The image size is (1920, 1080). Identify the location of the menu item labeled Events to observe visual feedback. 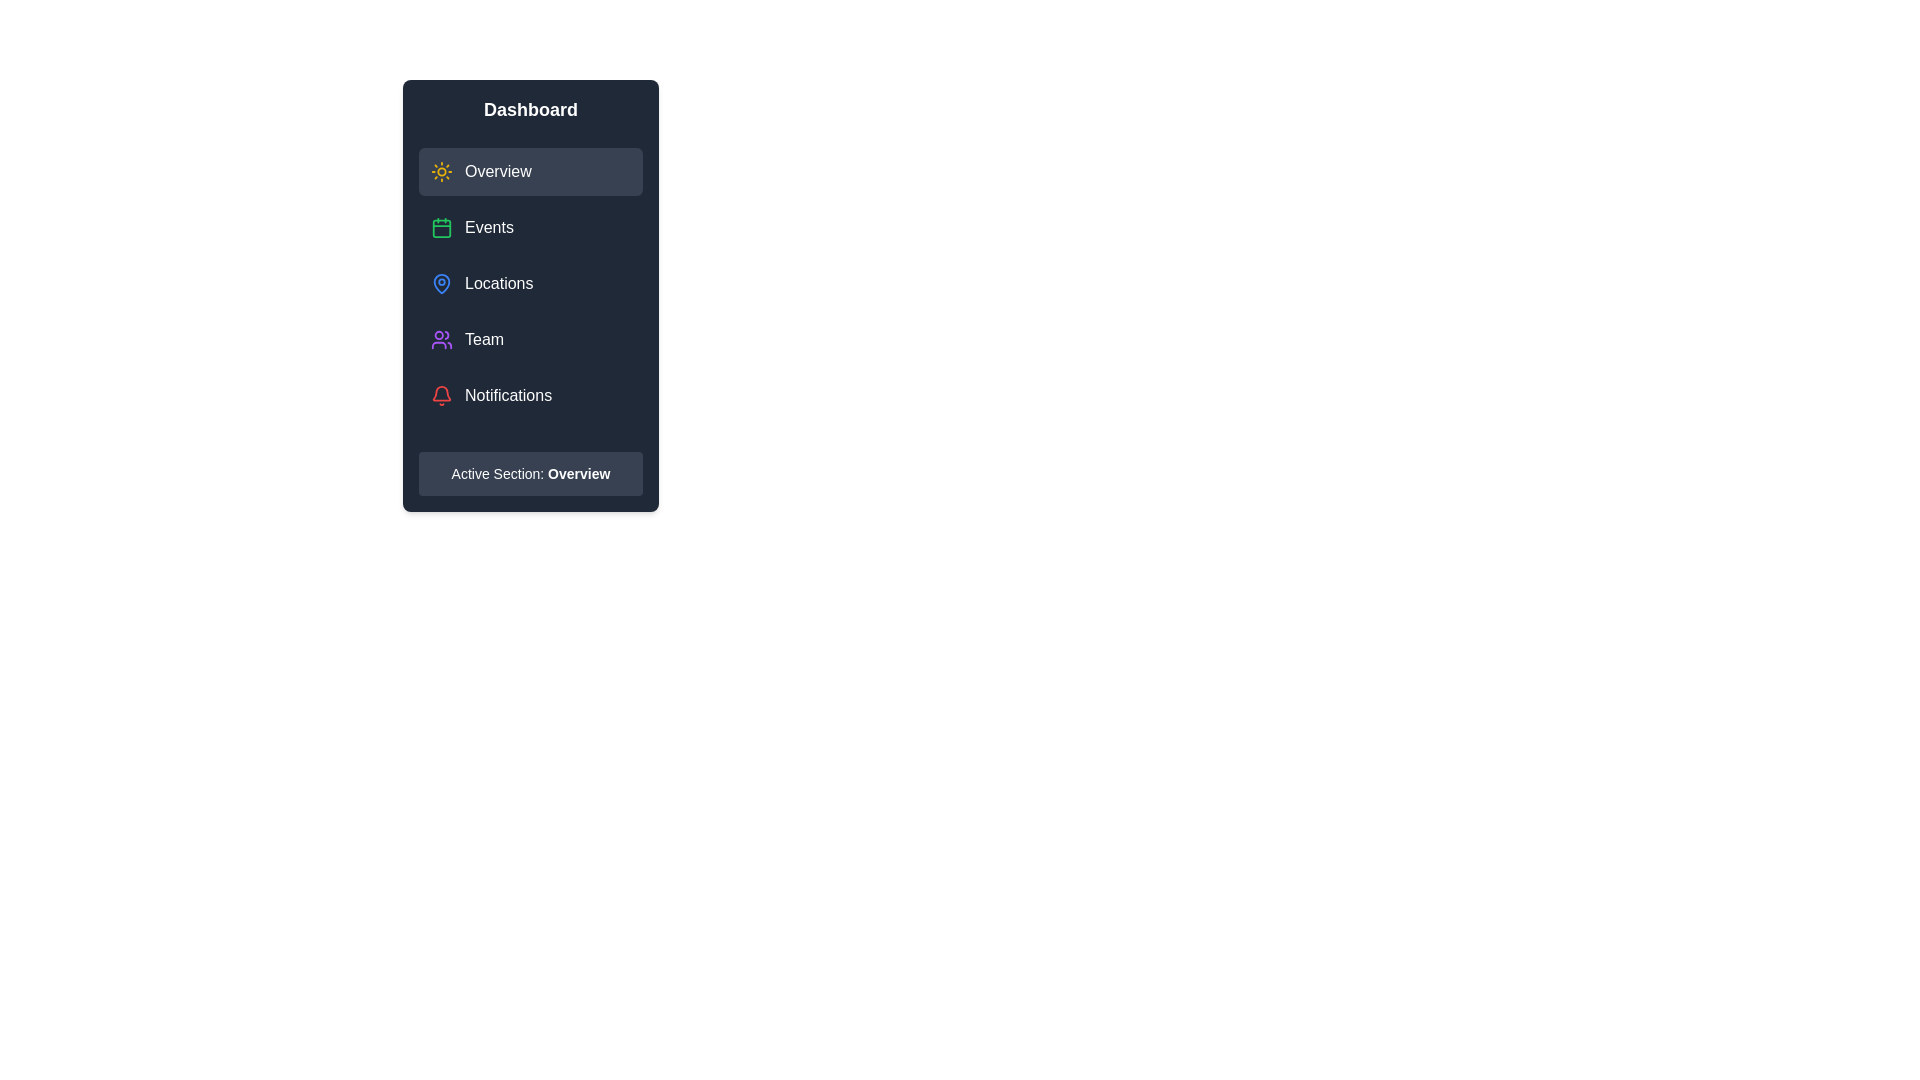
(531, 226).